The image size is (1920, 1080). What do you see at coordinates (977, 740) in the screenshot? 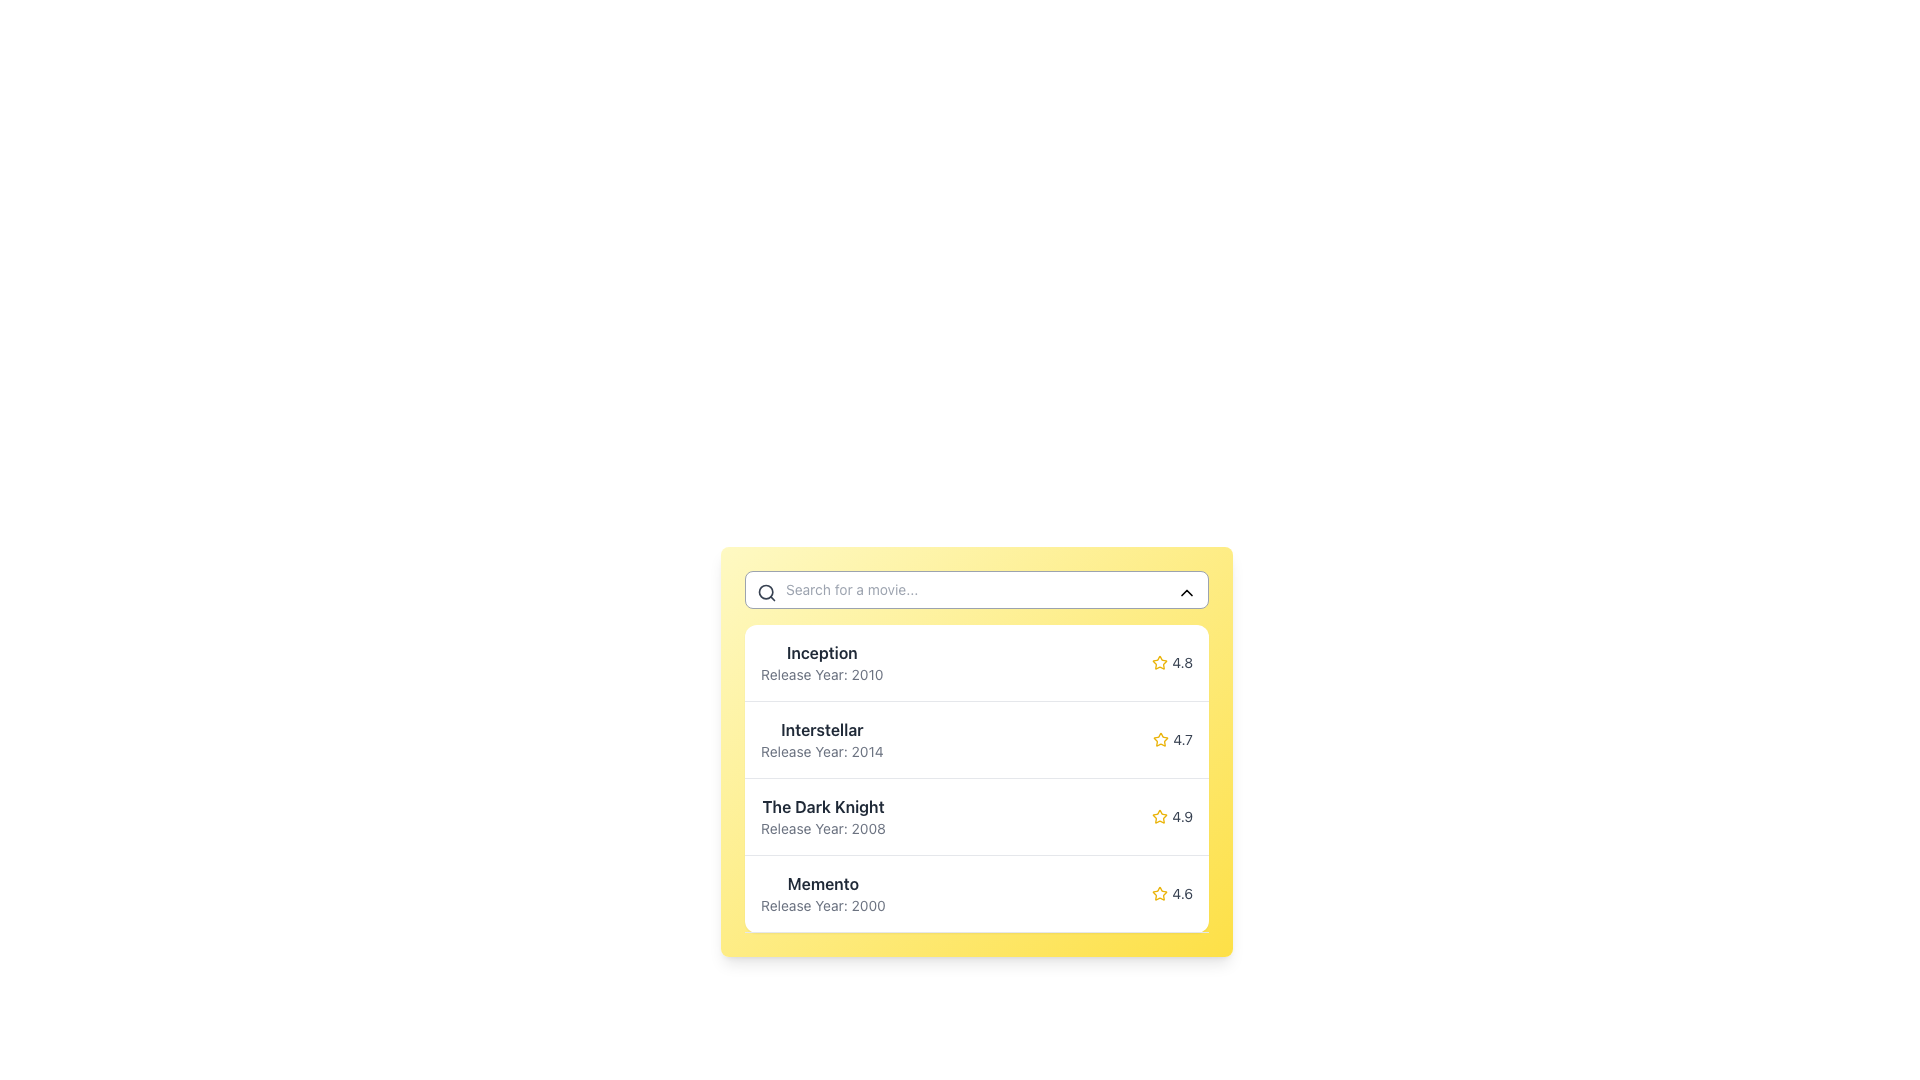
I see `the second row in the movie list` at bounding box center [977, 740].